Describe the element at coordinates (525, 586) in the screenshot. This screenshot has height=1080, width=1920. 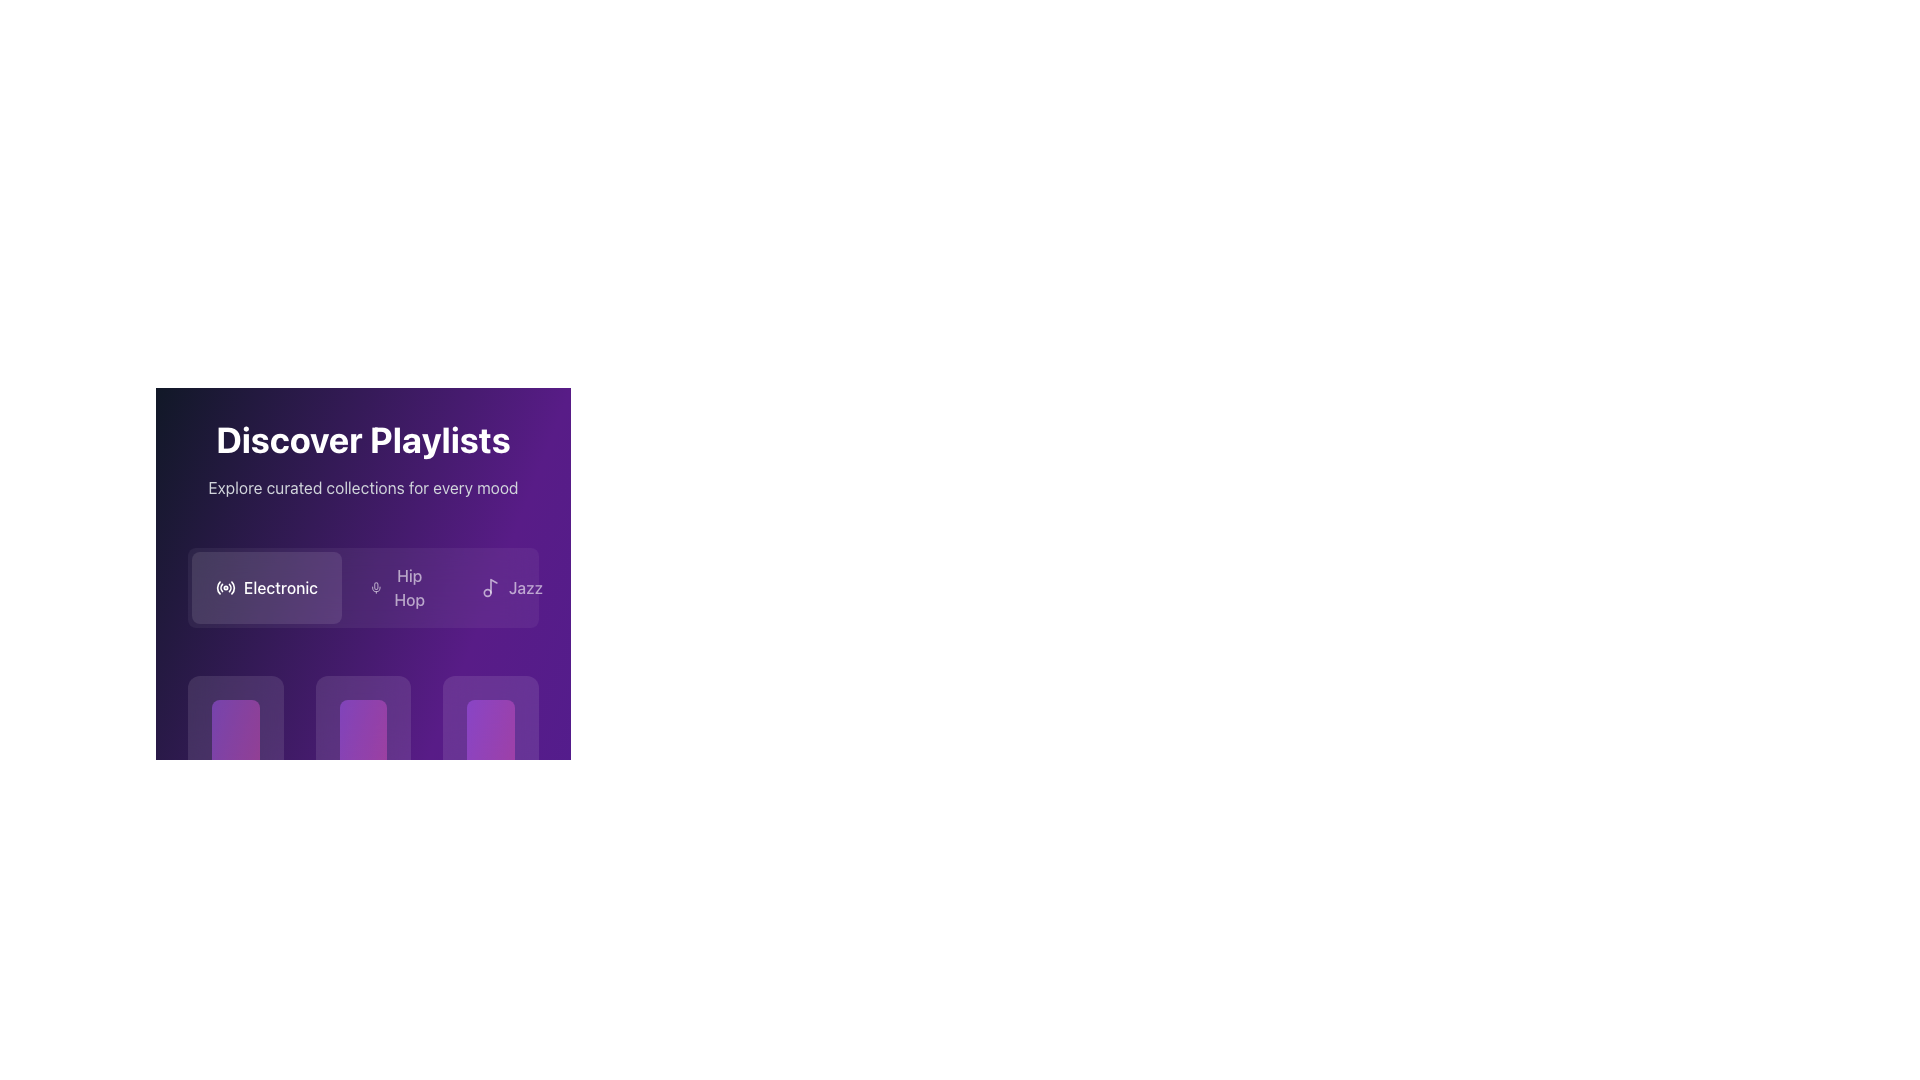
I see `the 'Jazz' menu item in the 'Discover Playlists' section` at that location.